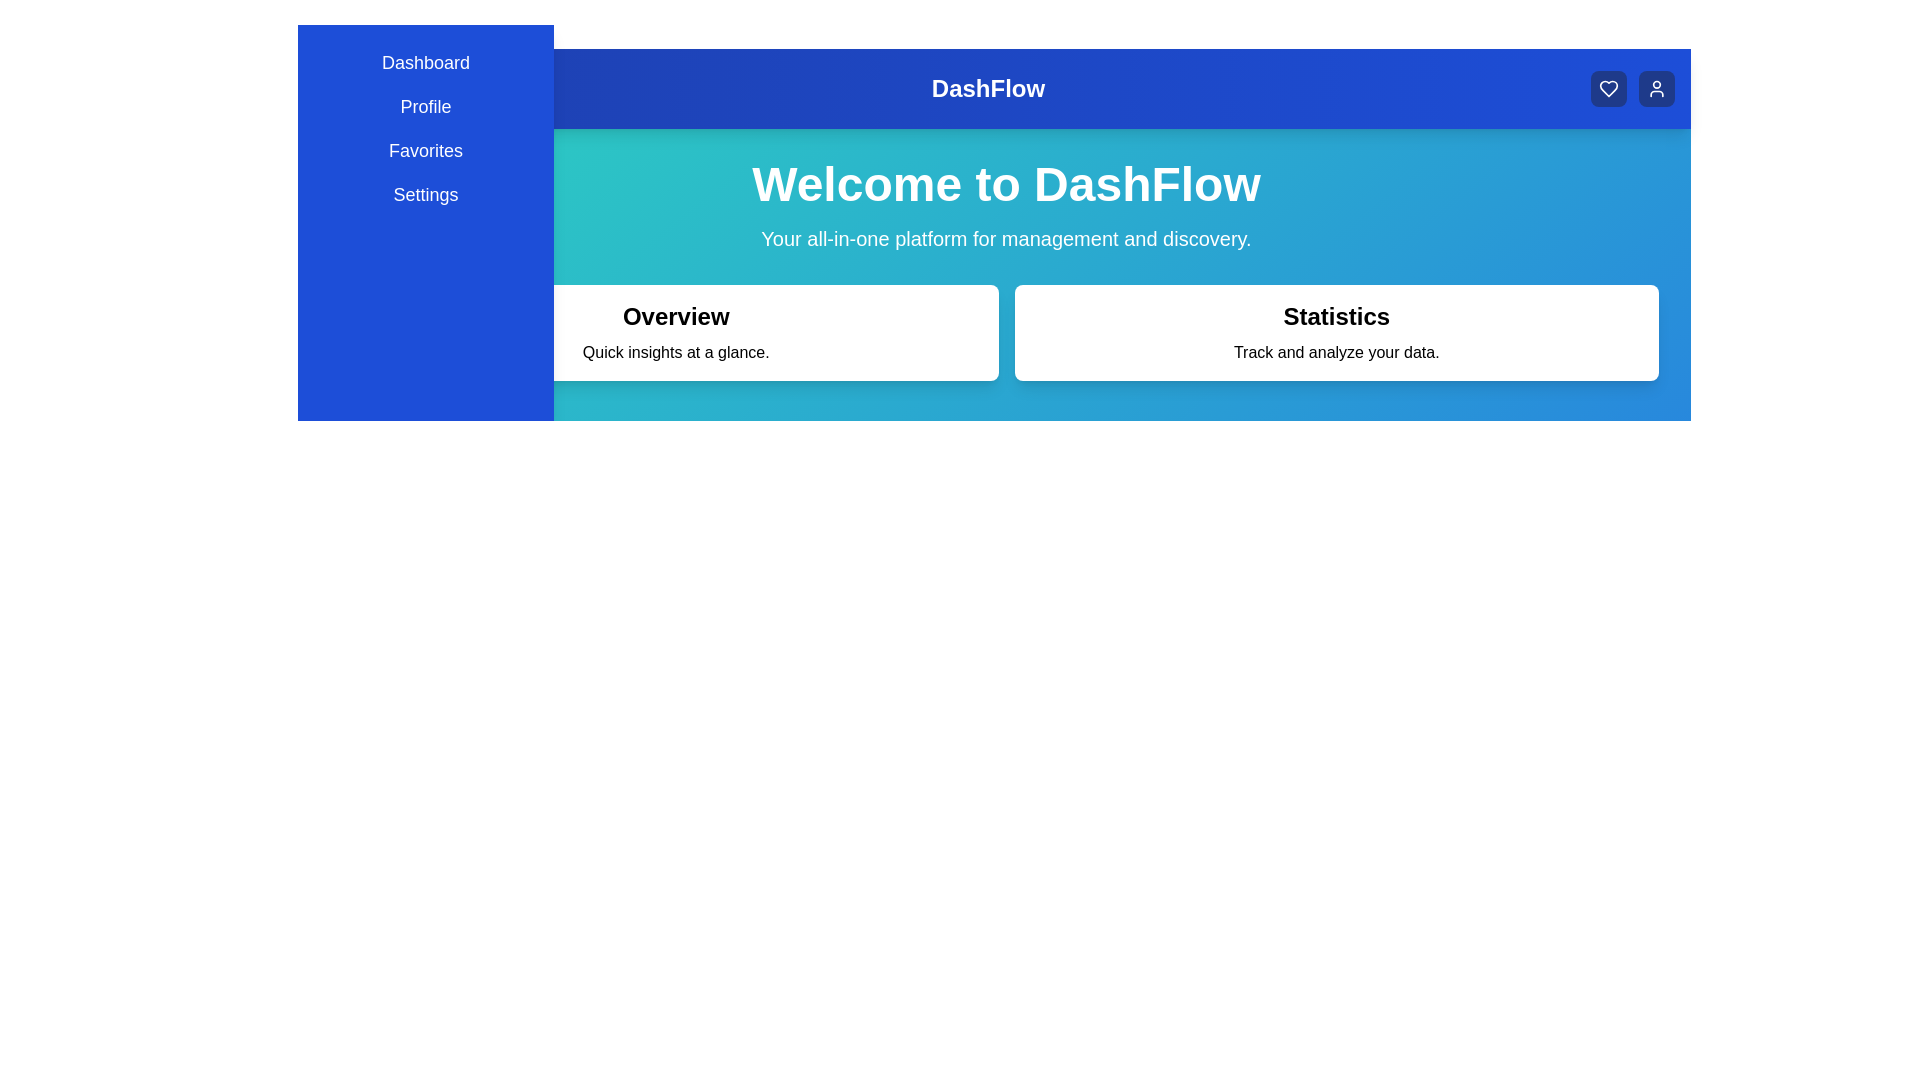 Image resolution: width=1920 pixels, height=1080 pixels. Describe the element at coordinates (1656, 87) in the screenshot. I see `the 'User' icon button located in the top-right corner of the app bar` at that location.